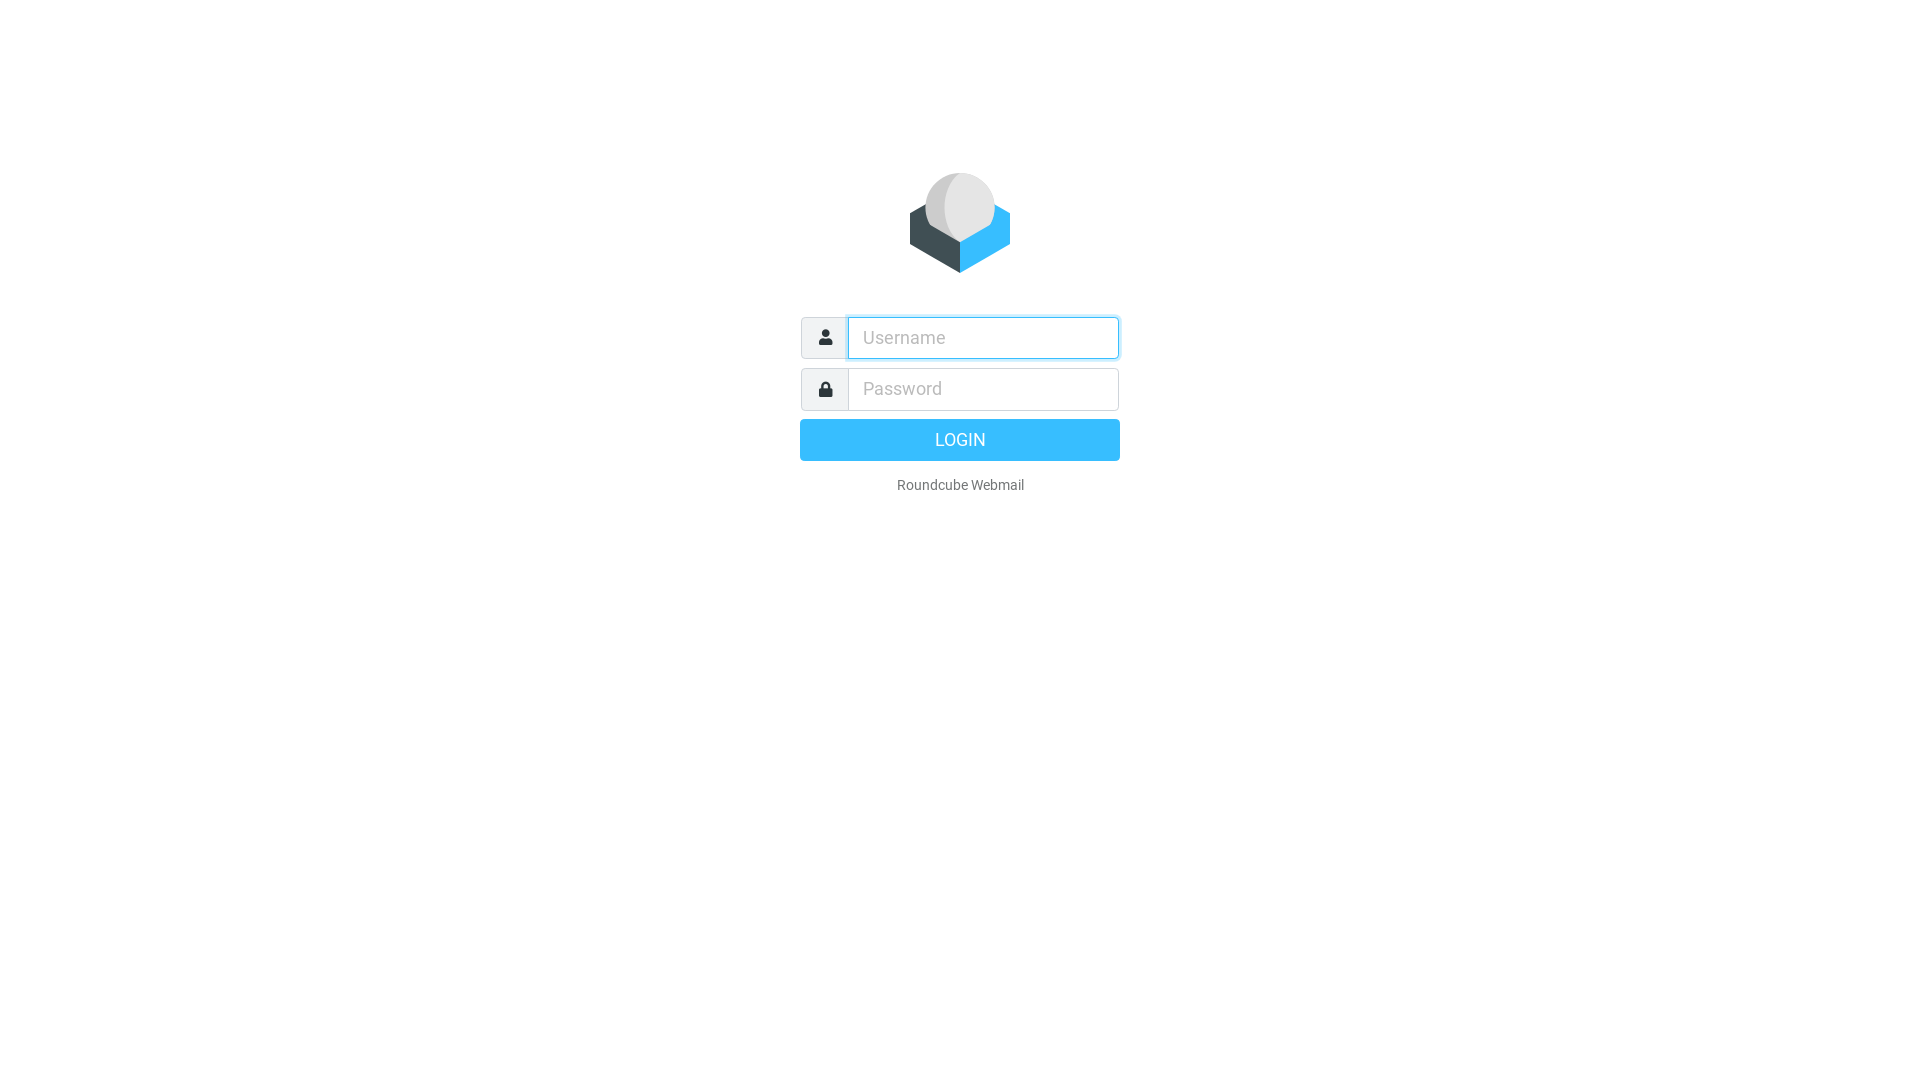  I want to click on 'LOGIN', so click(960, 438).